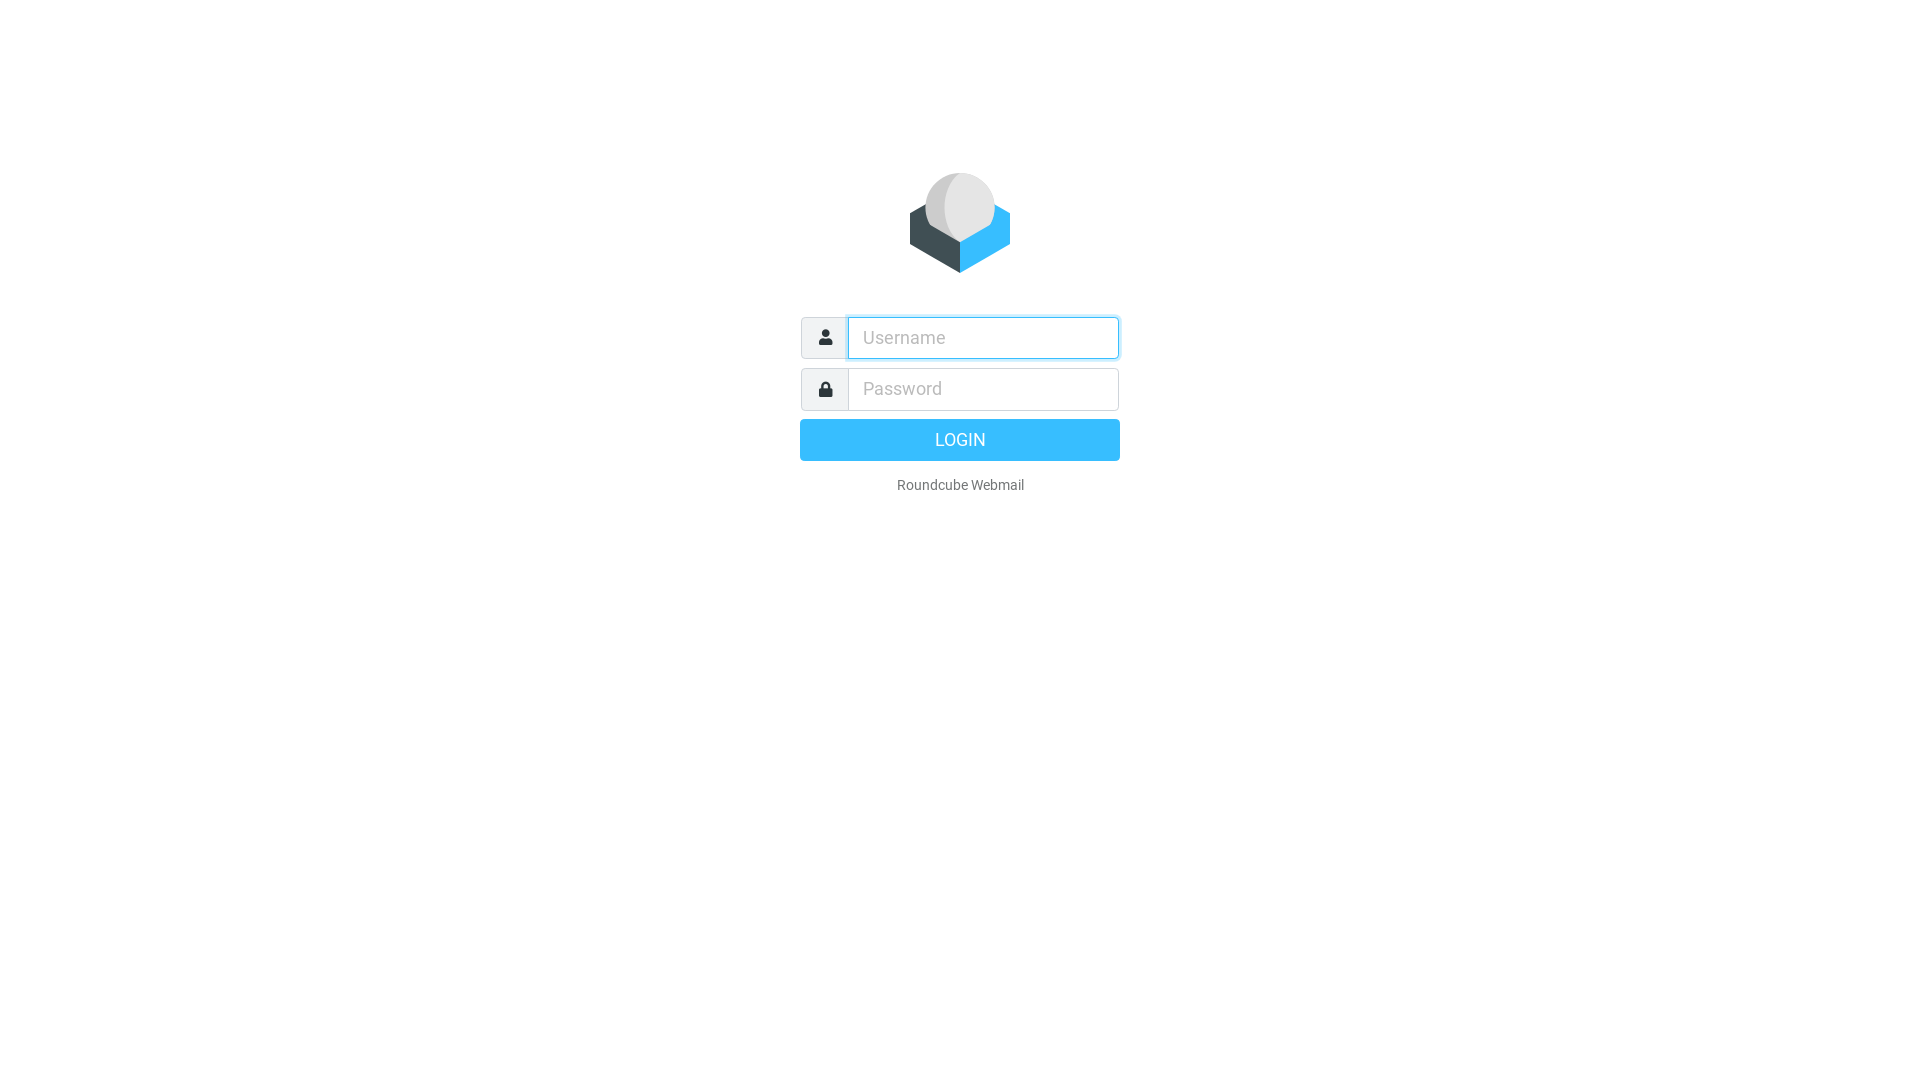  I want to click on 'LOGIN', so click(960, 438).